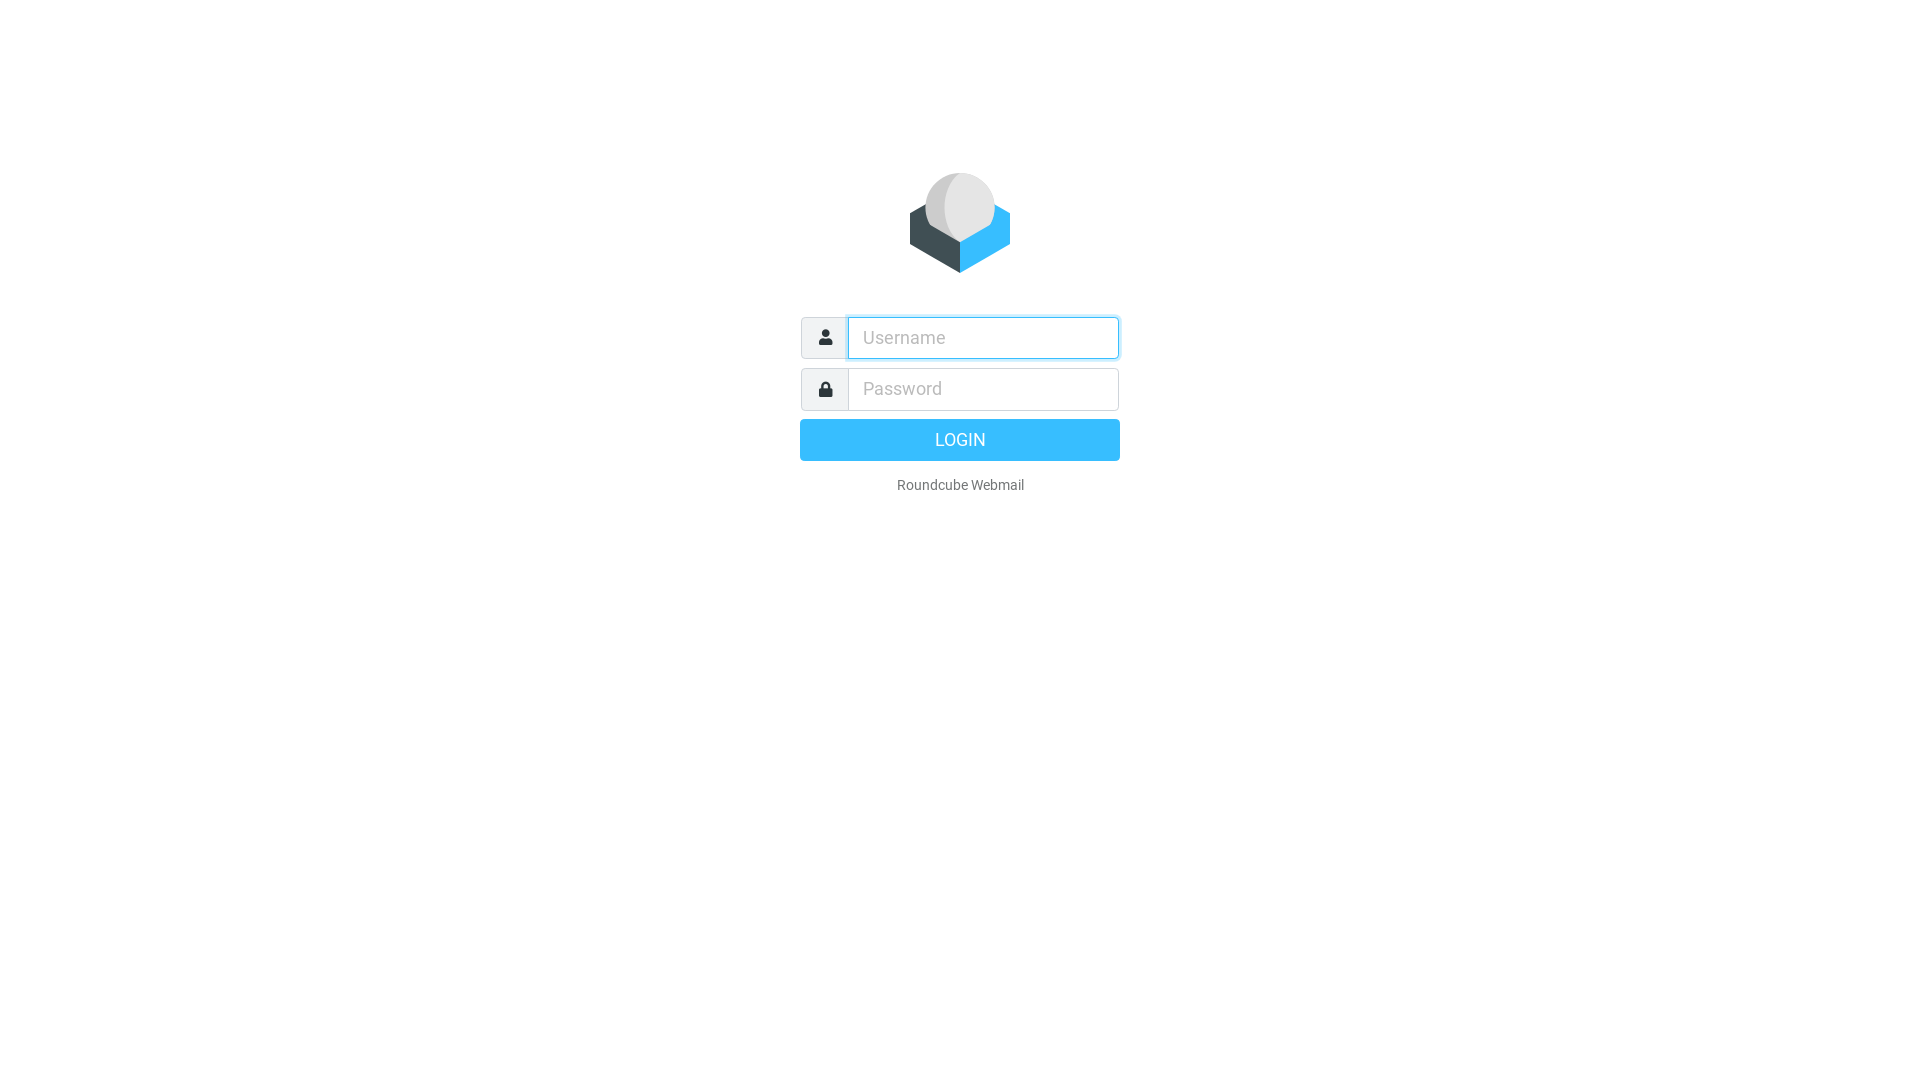  I want to click on 'LOGIN', so click(960, 438).